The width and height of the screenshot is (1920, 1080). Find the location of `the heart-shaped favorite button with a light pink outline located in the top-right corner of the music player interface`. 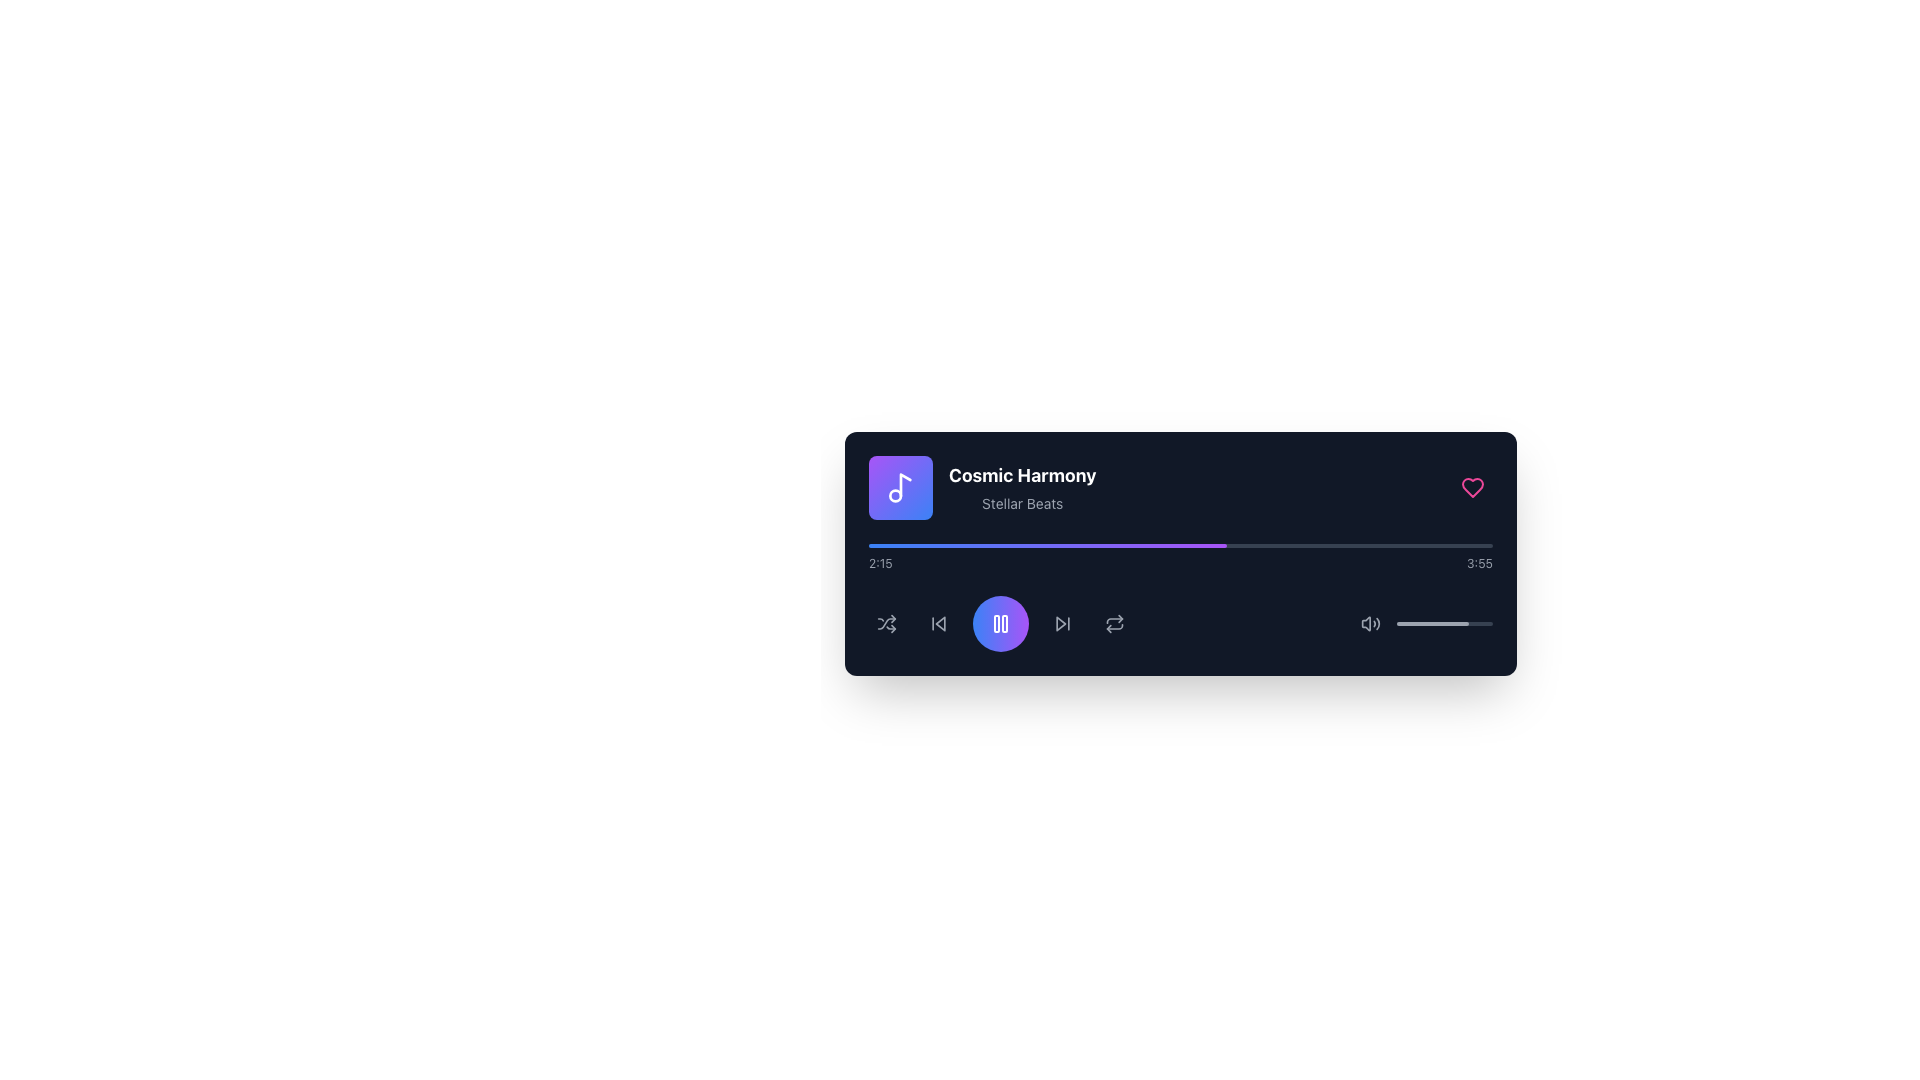

the heart-shaped favorite button with a light pink outline located in the top-right corner of the music player interface is located at coordinates (1473, 488).